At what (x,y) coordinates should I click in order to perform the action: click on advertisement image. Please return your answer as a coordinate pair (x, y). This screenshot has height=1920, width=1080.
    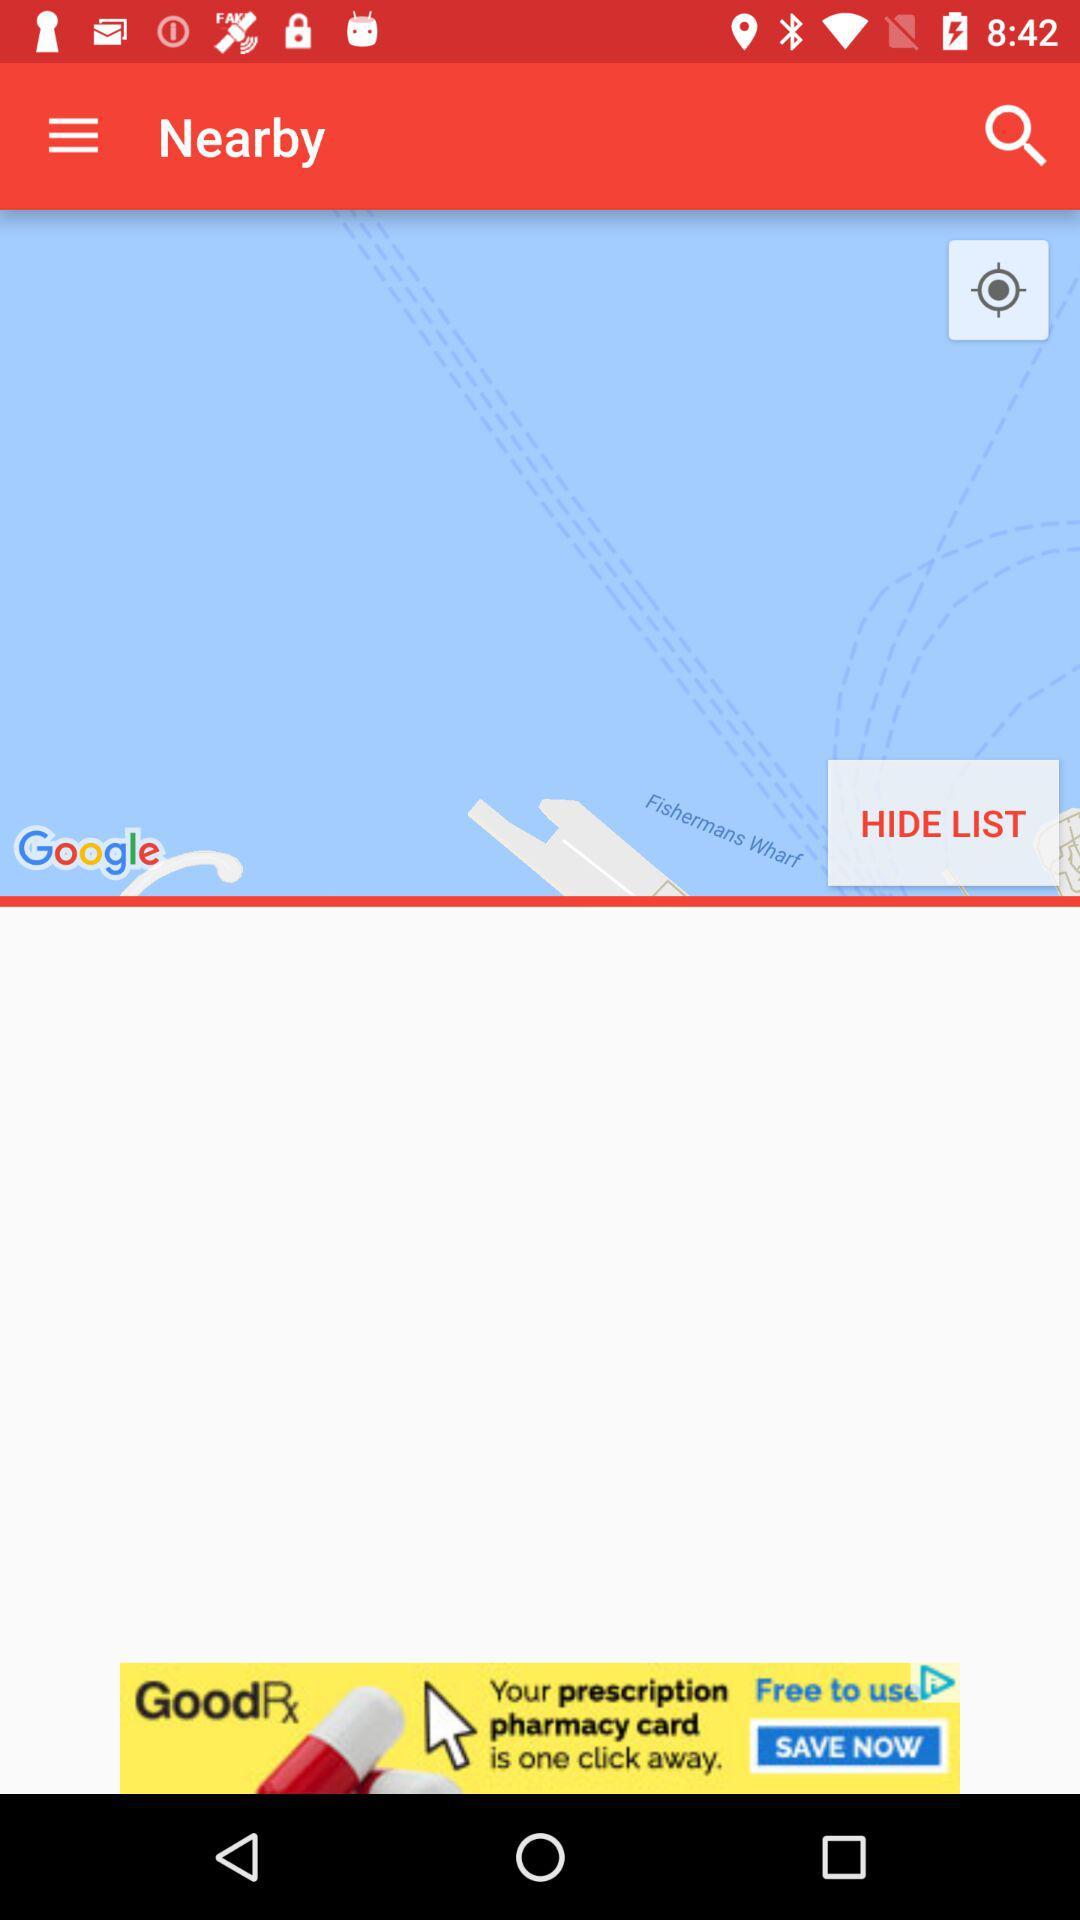
    Looking at the image, I should click on (540, 1727).